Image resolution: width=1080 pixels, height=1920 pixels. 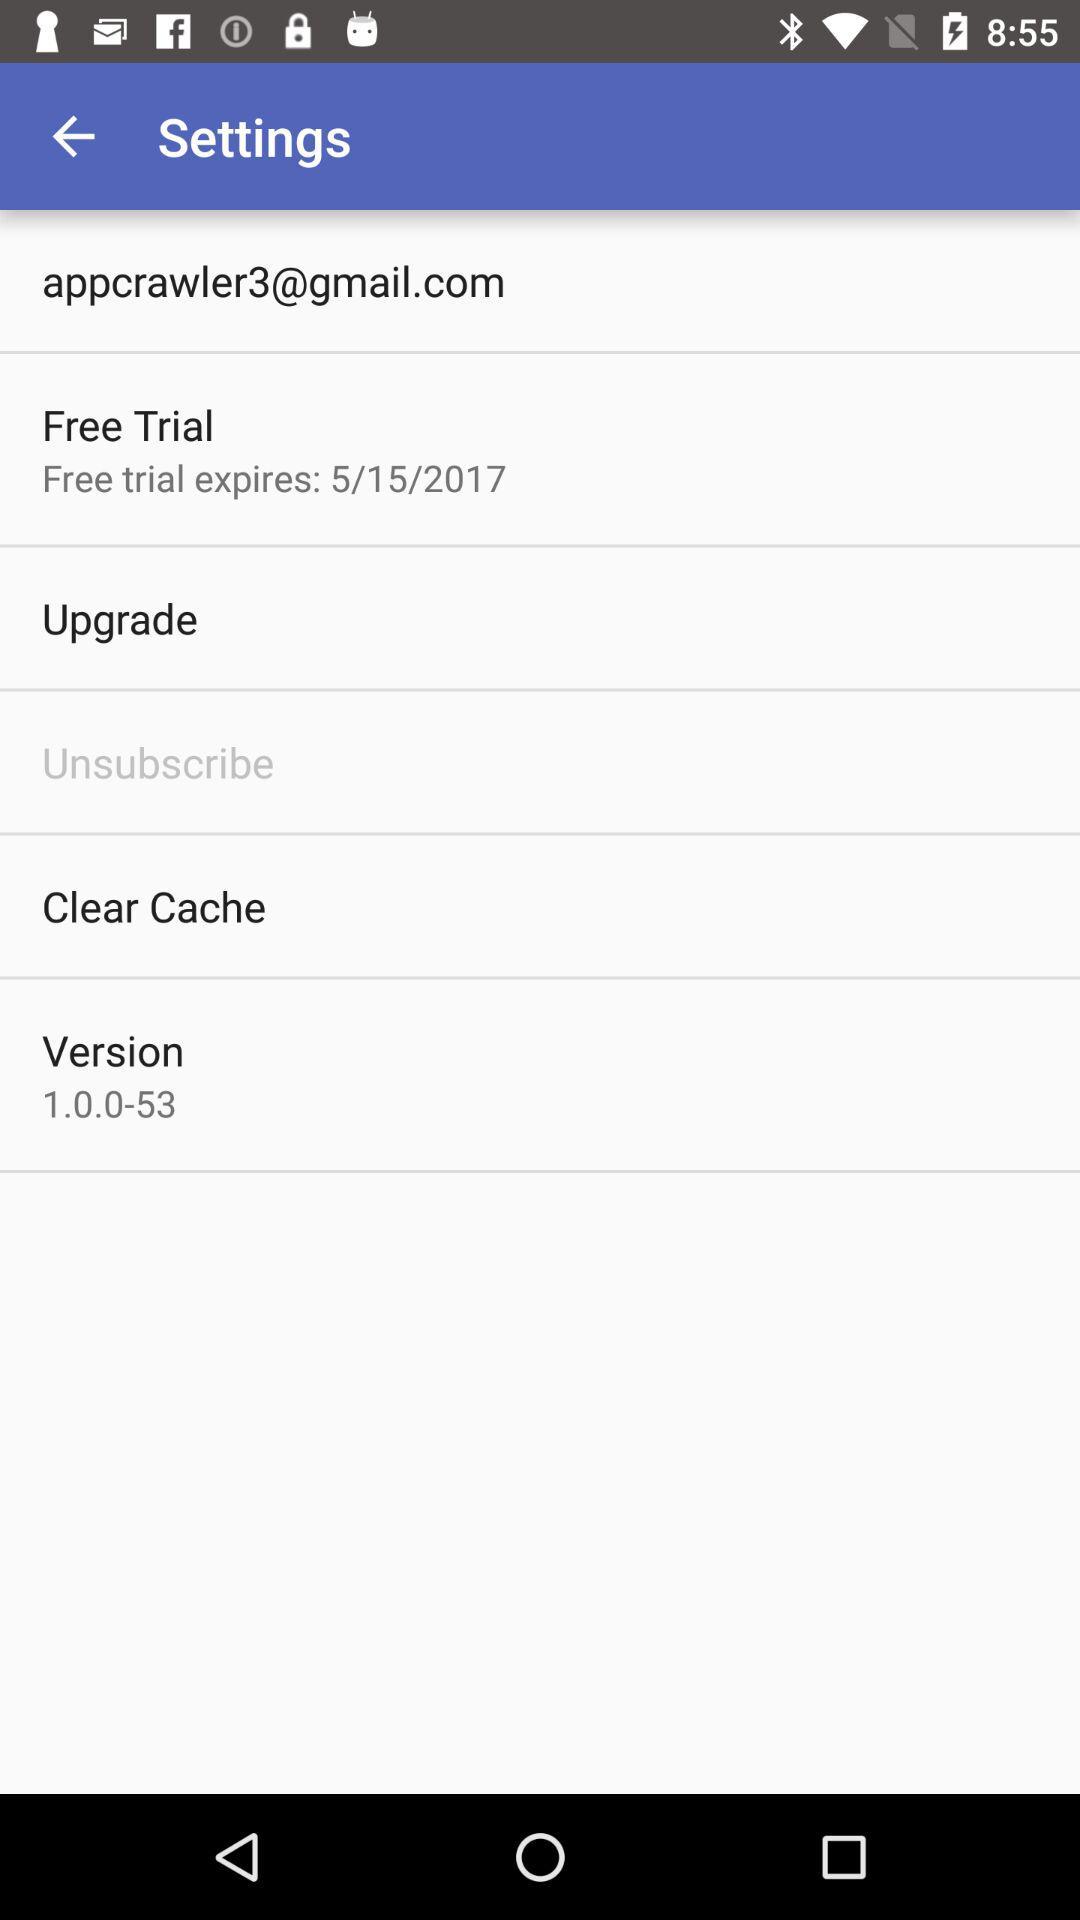 What do you see at coordinates (113, 1049) in the screenshot?
I see `version` at bounding box center [113, 1049].